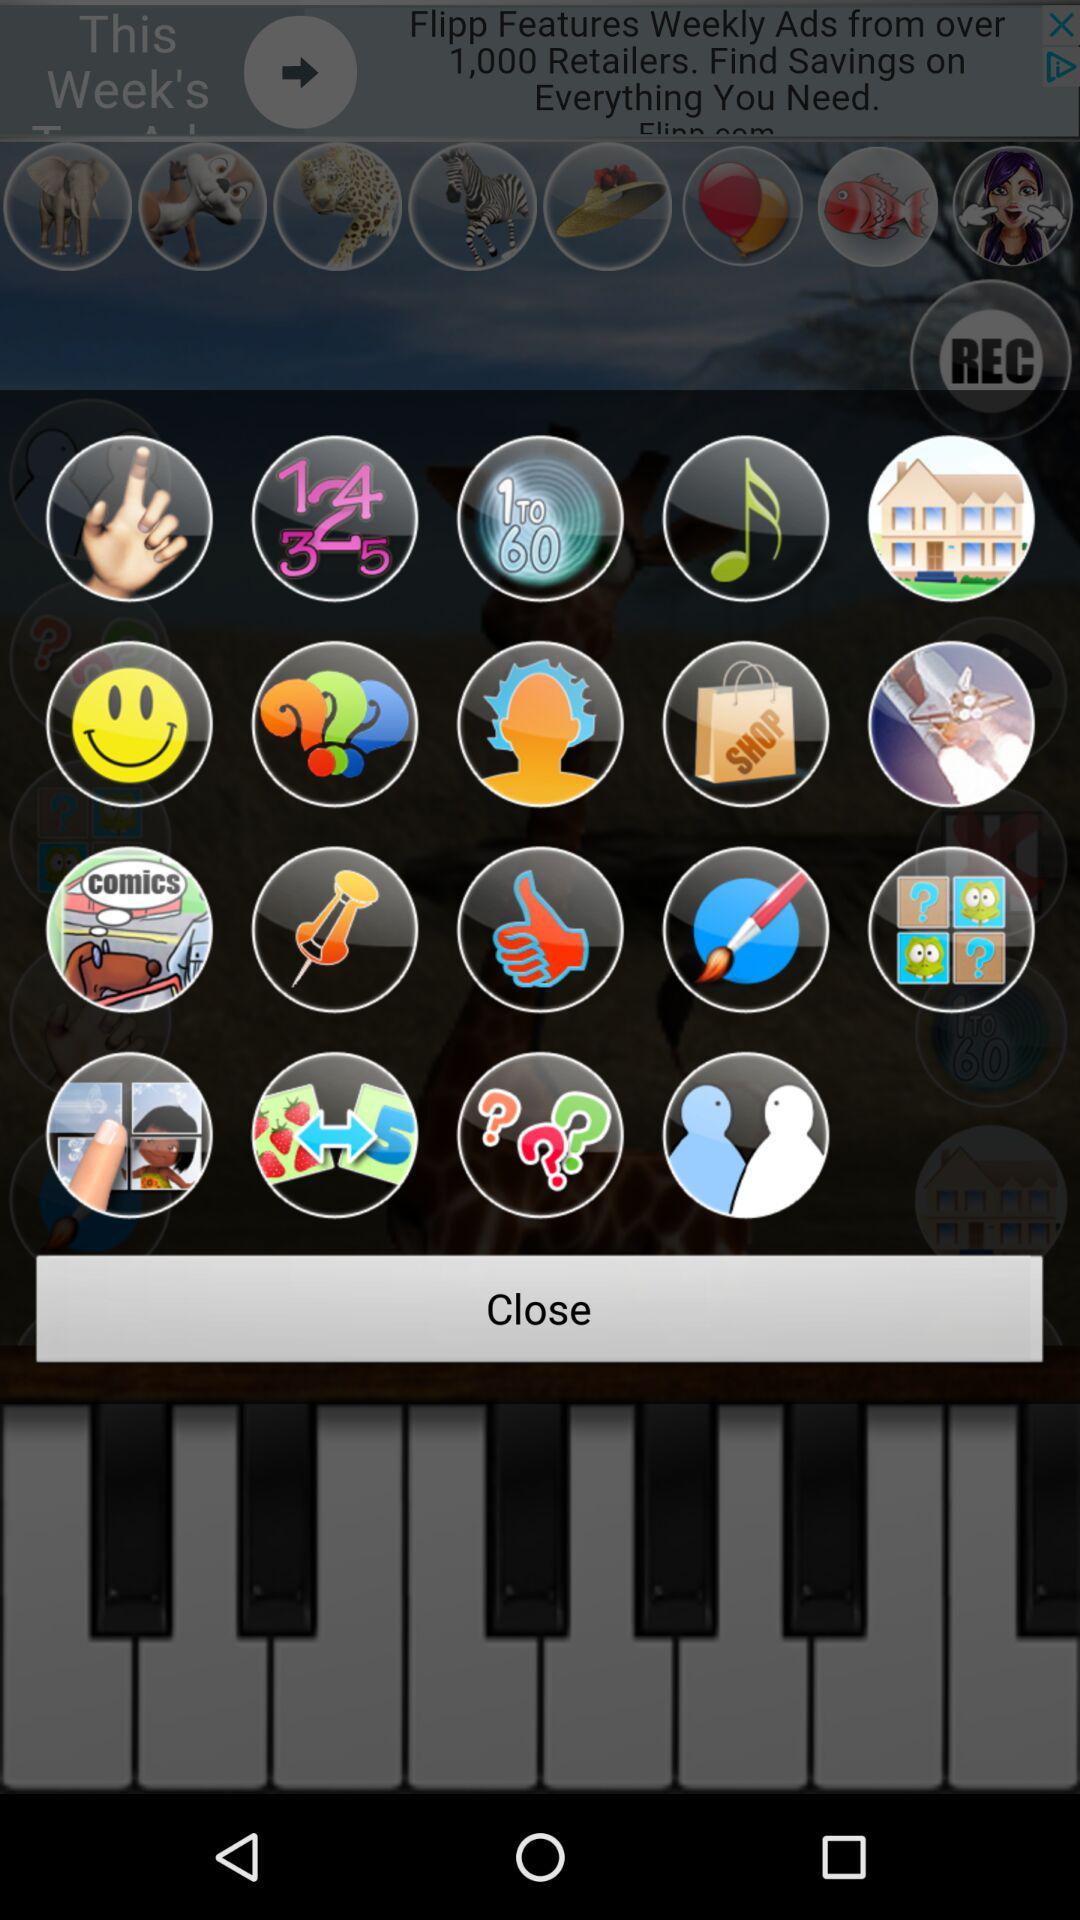  I want to click on the close at the bottom, so click(540, 1314).